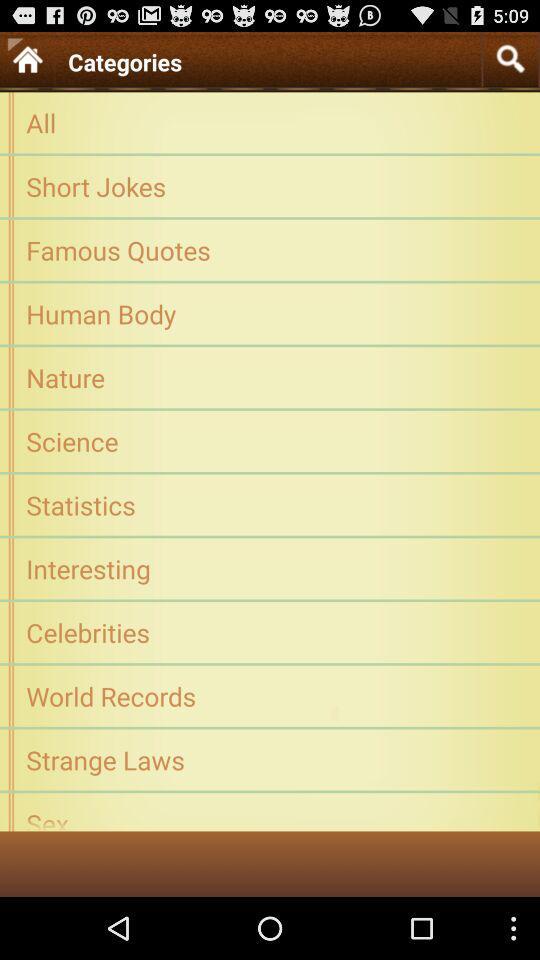 This screenshot has width=540, height=960. Describe the element at coordinates (270, 186) in the screenshot. I see `the icon below the all item` at that location.